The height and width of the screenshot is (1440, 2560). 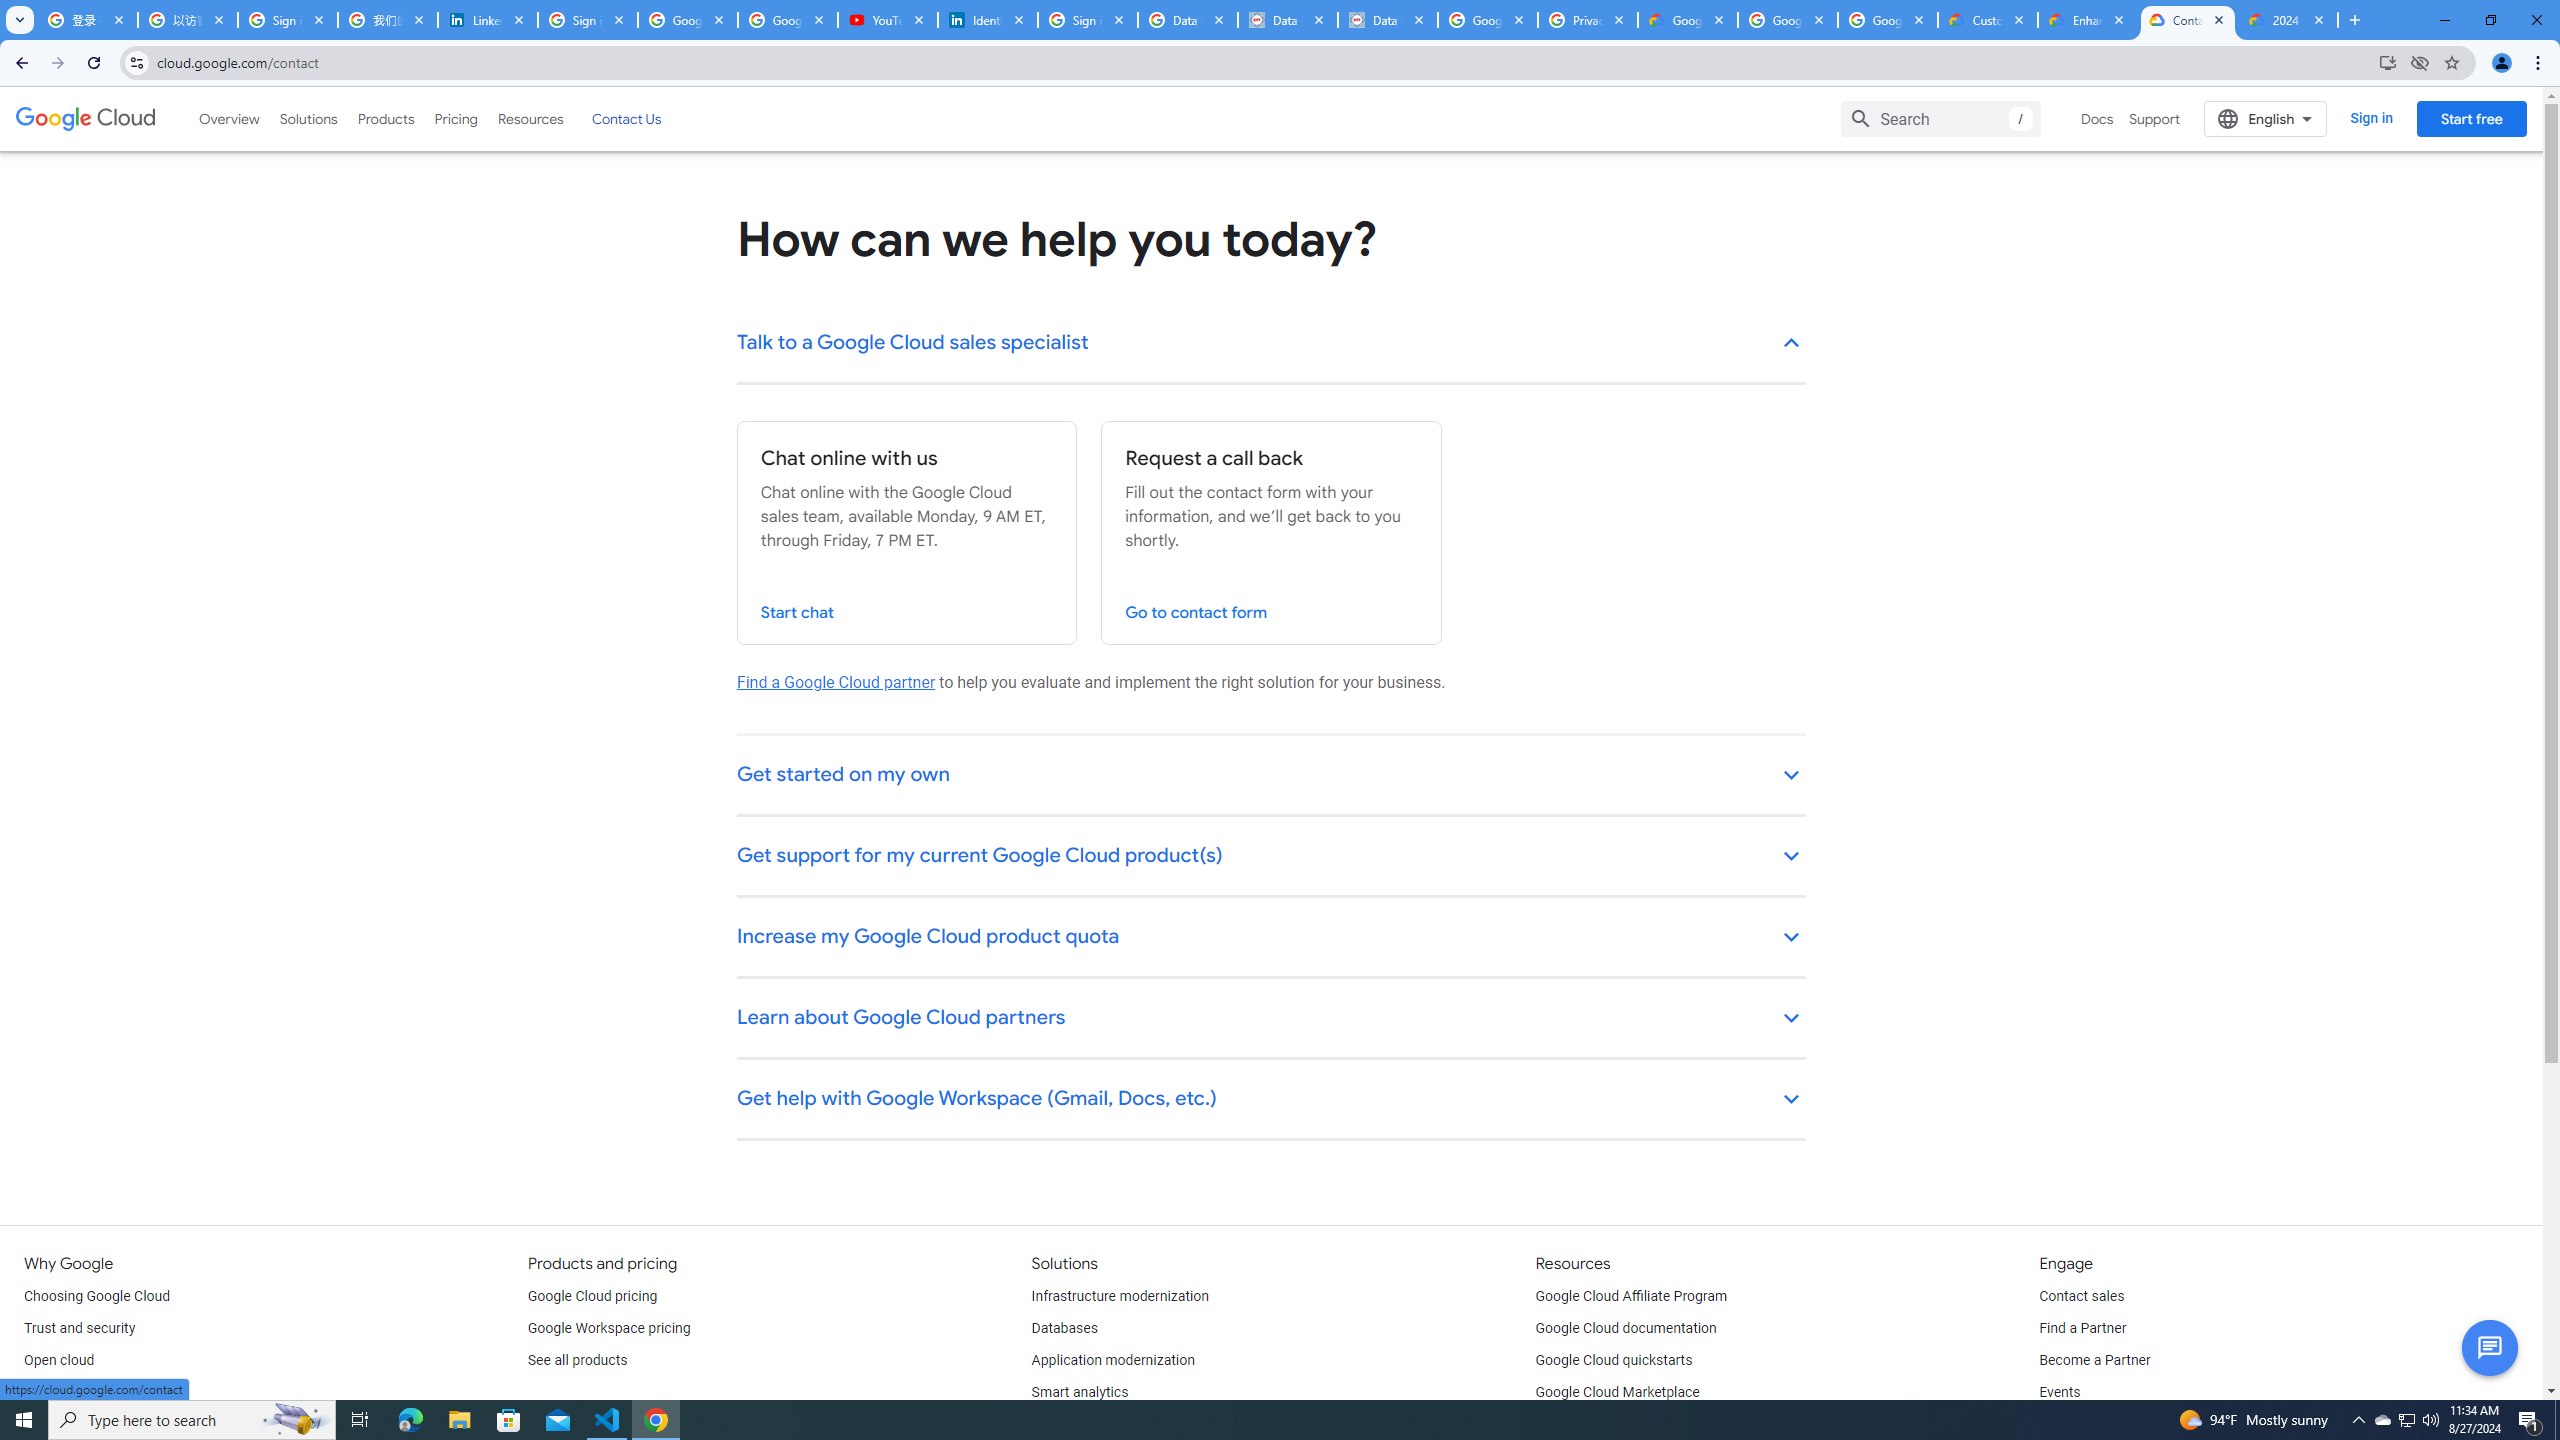 What do you see at coordinates (1989, 19) in the screenshot?
I see `'Customer Care | Google Cloud'` at bounding box center [1989, 19].